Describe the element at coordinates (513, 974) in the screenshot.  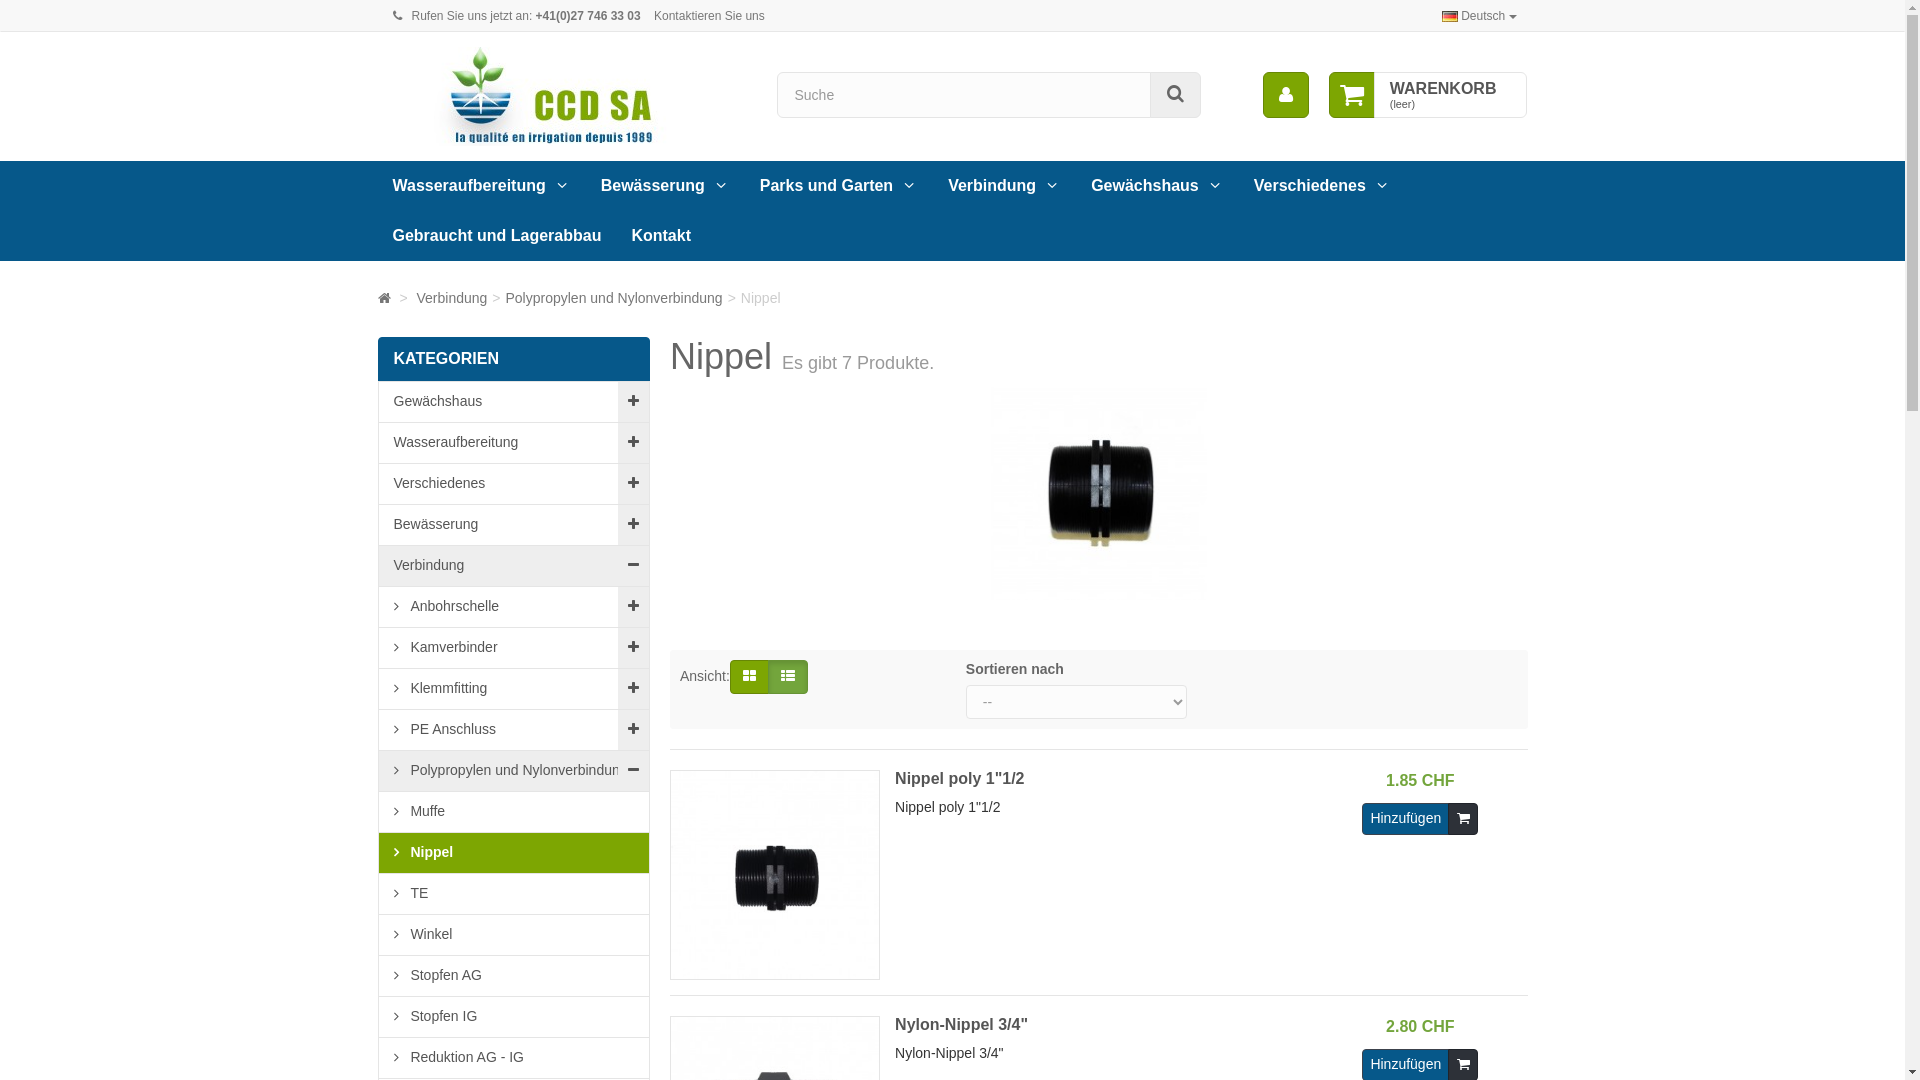
I see `'Stopfen AG'` at that location.